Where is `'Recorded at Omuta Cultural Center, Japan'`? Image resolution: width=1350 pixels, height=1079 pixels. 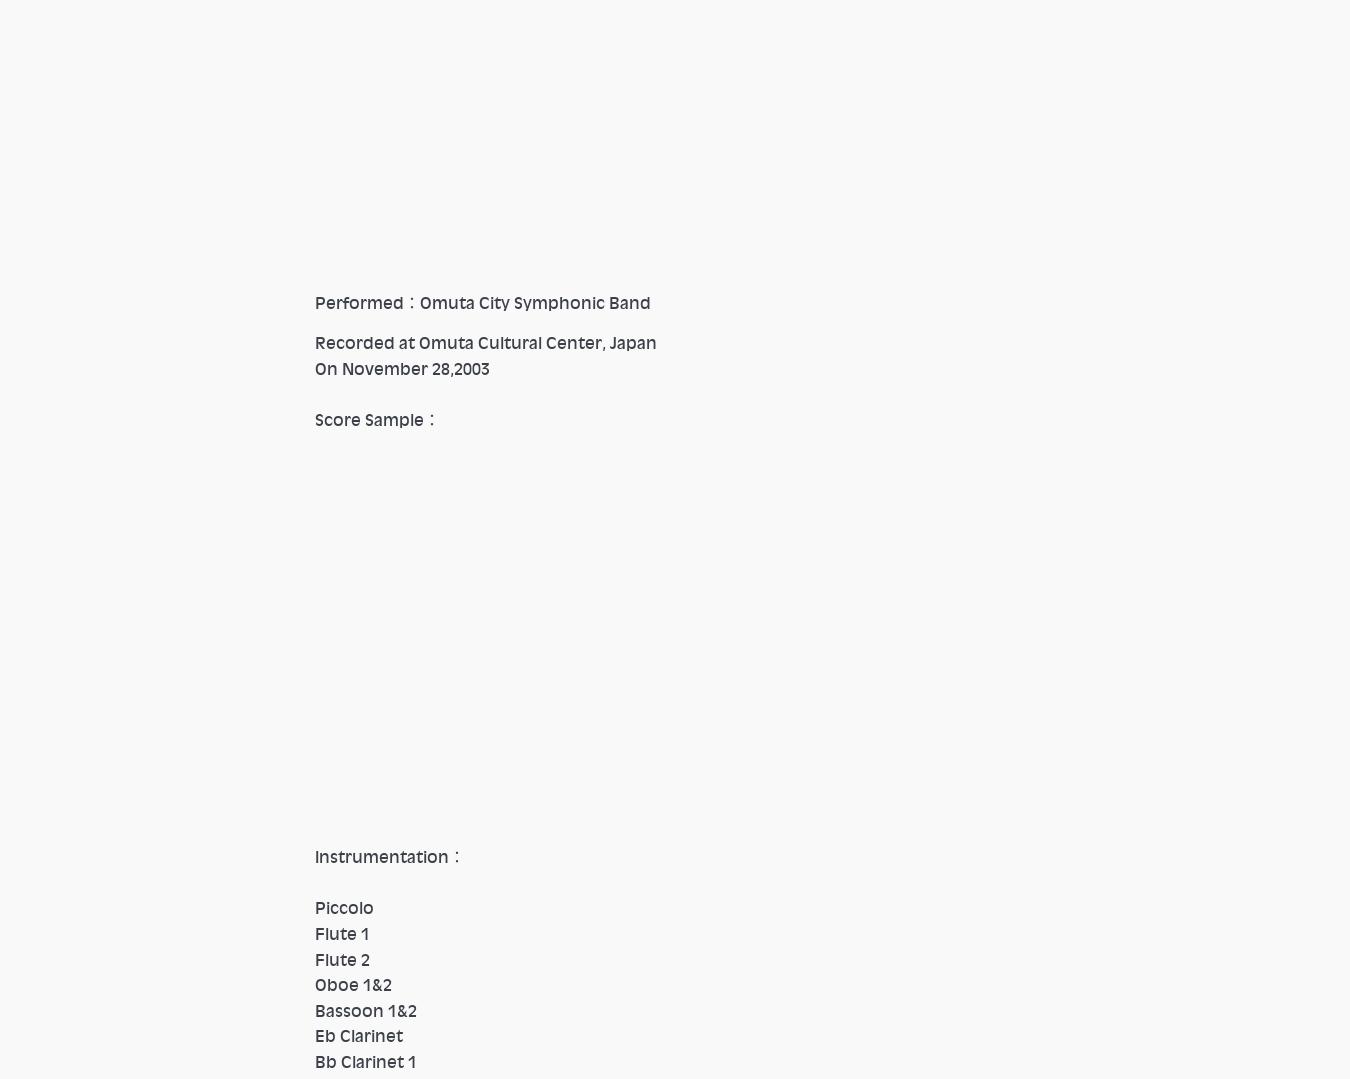 'Recorded at Omuta Cultural Center, Japan' is located at coordinates (485, 343).